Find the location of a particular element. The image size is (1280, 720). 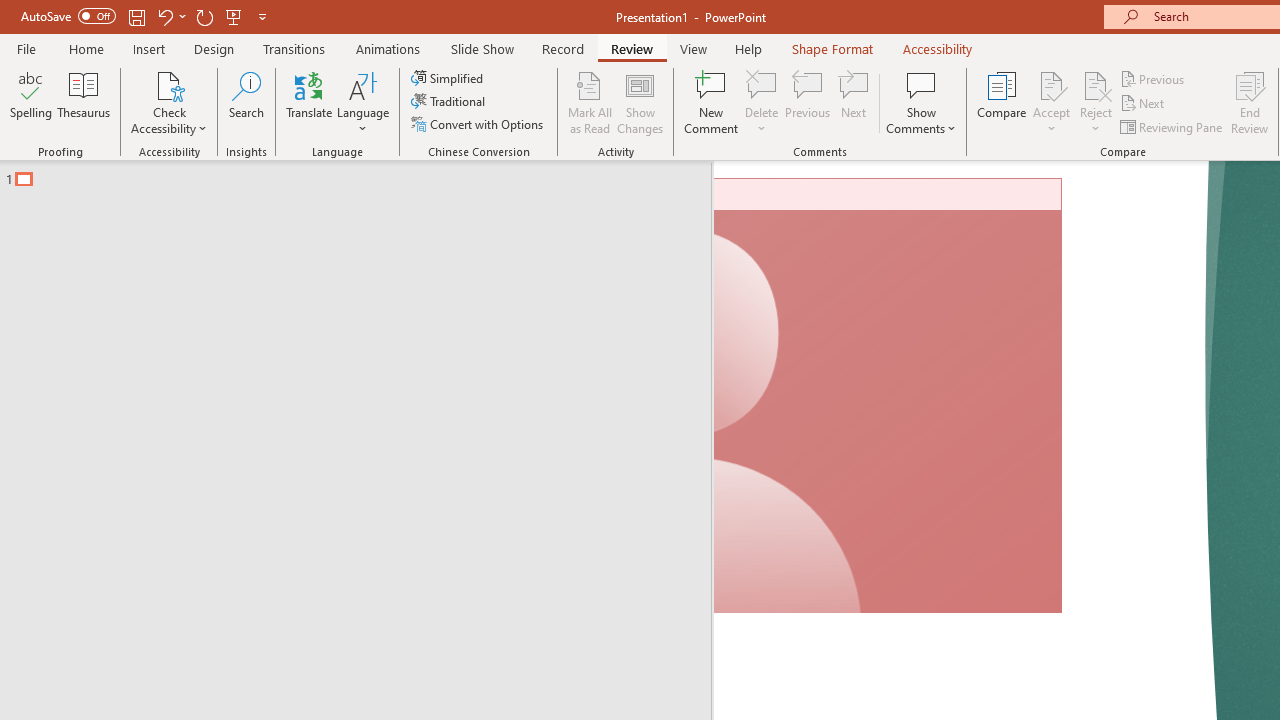

'Camera 7, No camera detected.' is located at coordinates (887, 396).